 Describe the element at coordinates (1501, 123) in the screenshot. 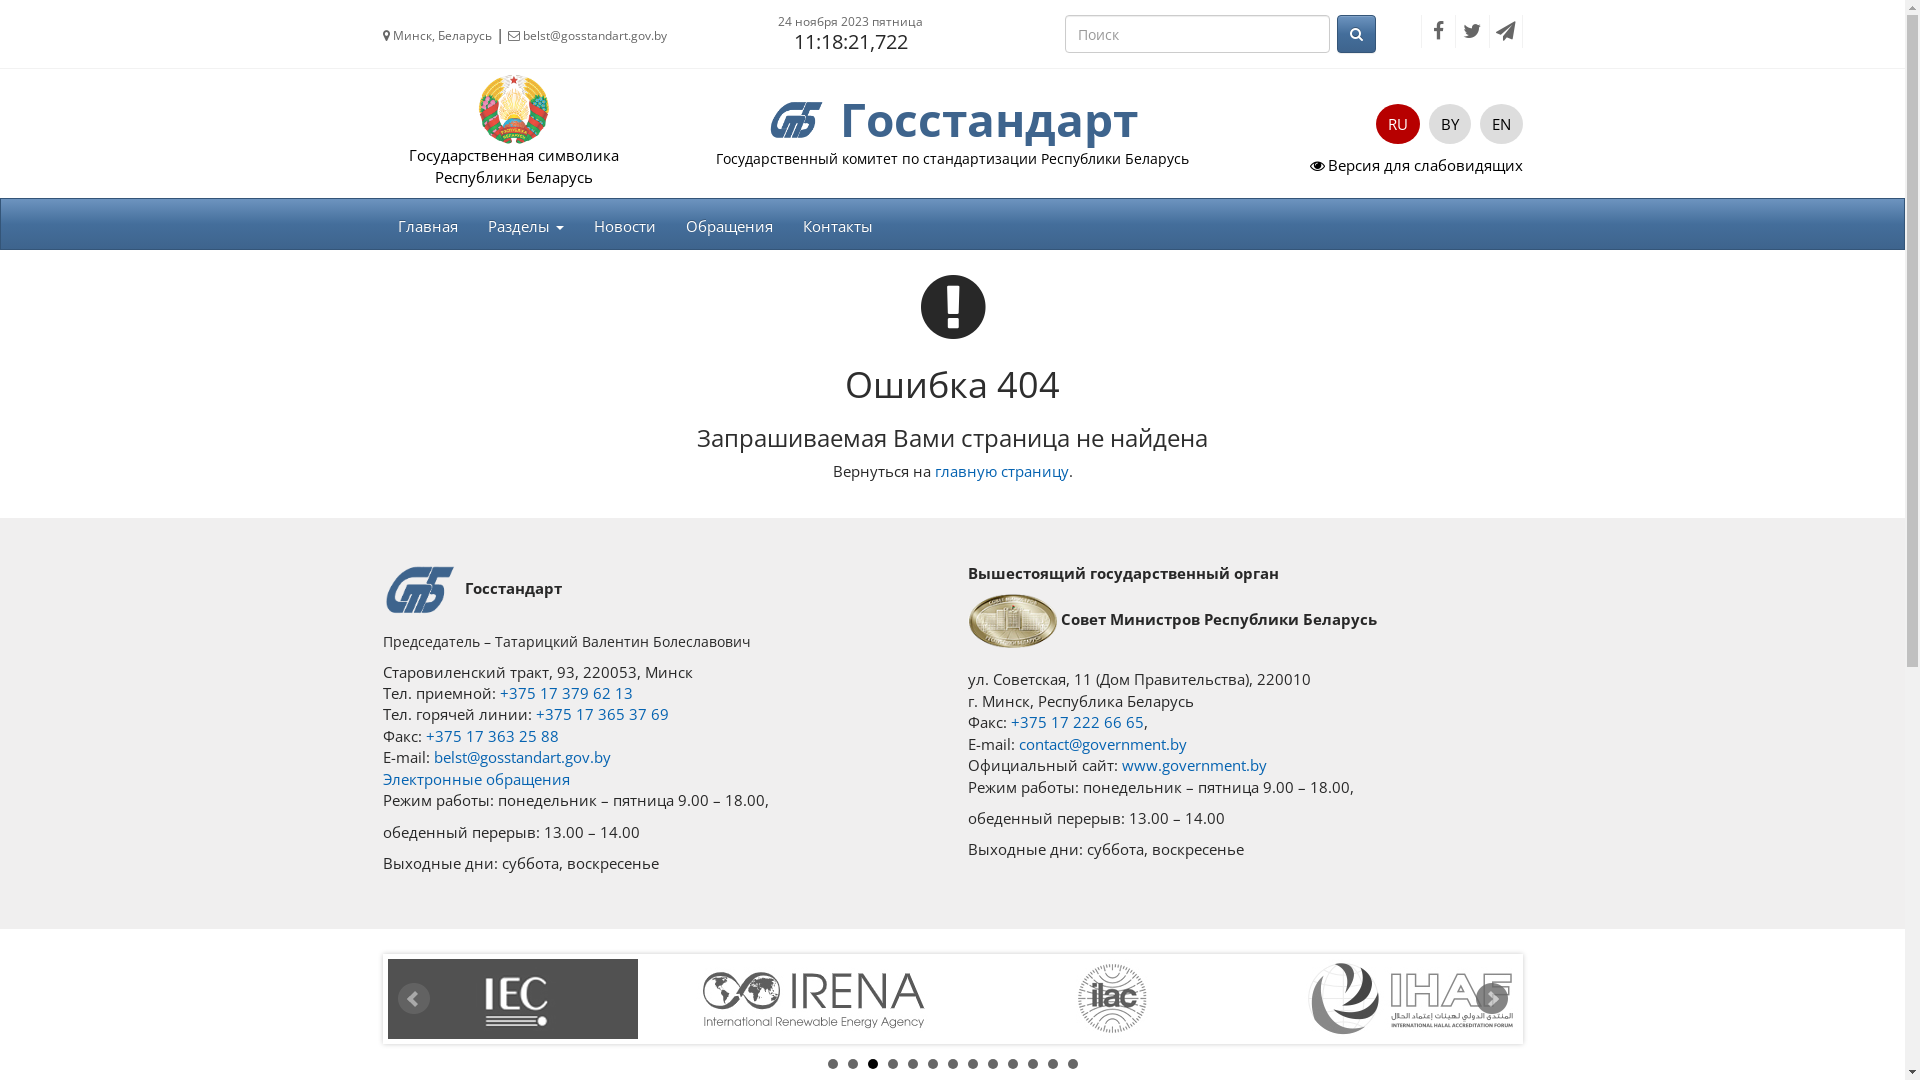

I see `'EN'` at that location.